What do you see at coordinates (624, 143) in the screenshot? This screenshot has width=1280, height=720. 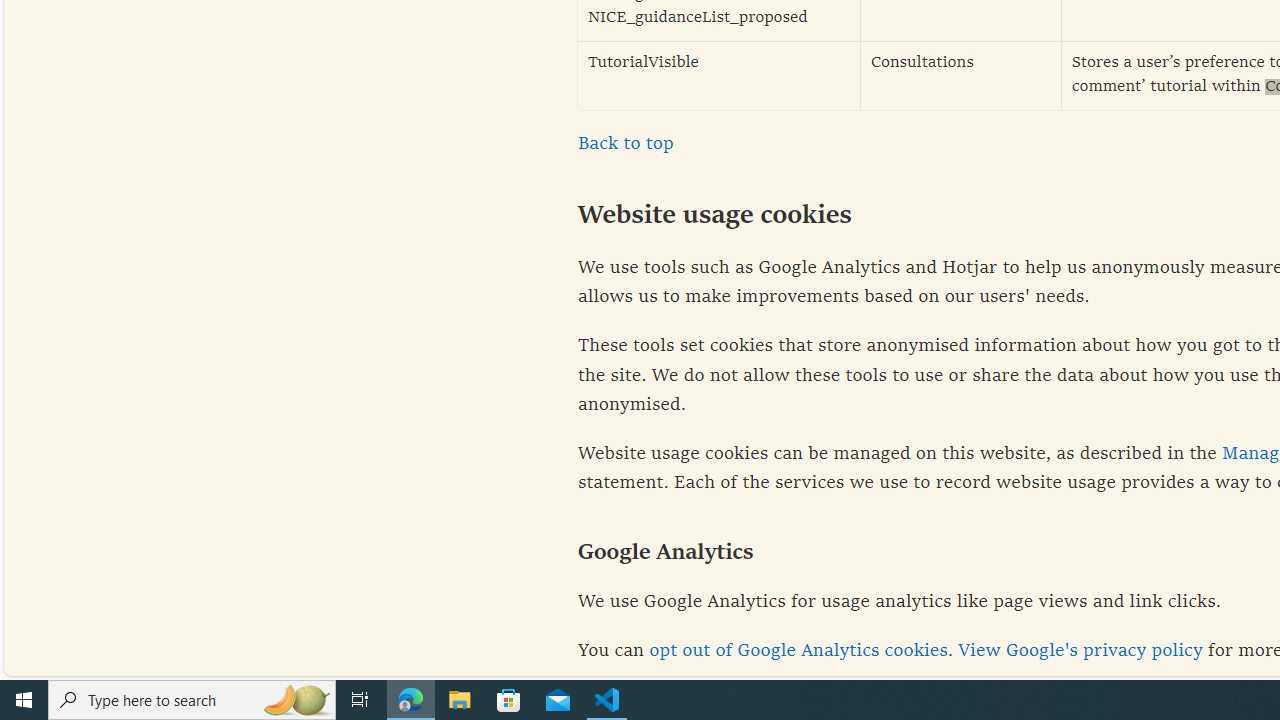 I see `'Back to top'` at bounding box center [624, 143].